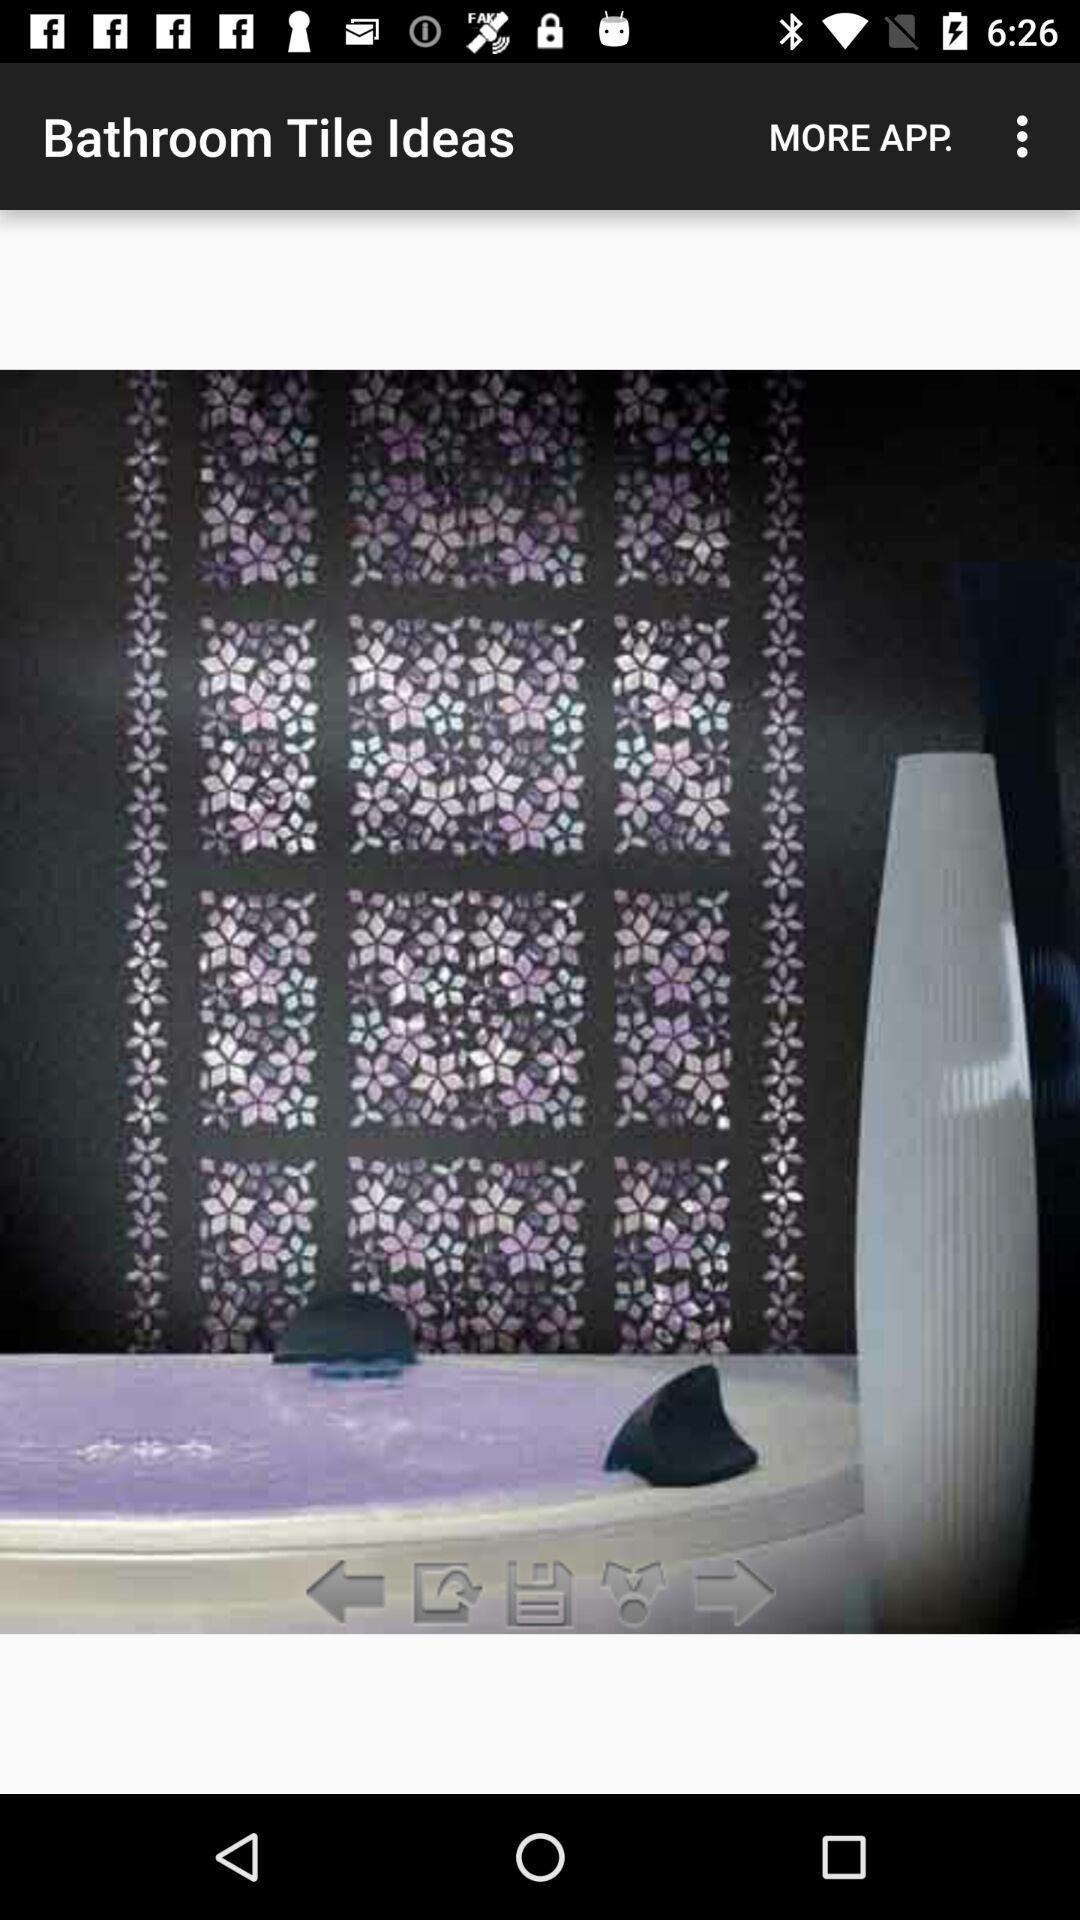  Describe the element at coordinates (350, 1593) in the screenshot. I see `the arrow_backward icon` at that location.